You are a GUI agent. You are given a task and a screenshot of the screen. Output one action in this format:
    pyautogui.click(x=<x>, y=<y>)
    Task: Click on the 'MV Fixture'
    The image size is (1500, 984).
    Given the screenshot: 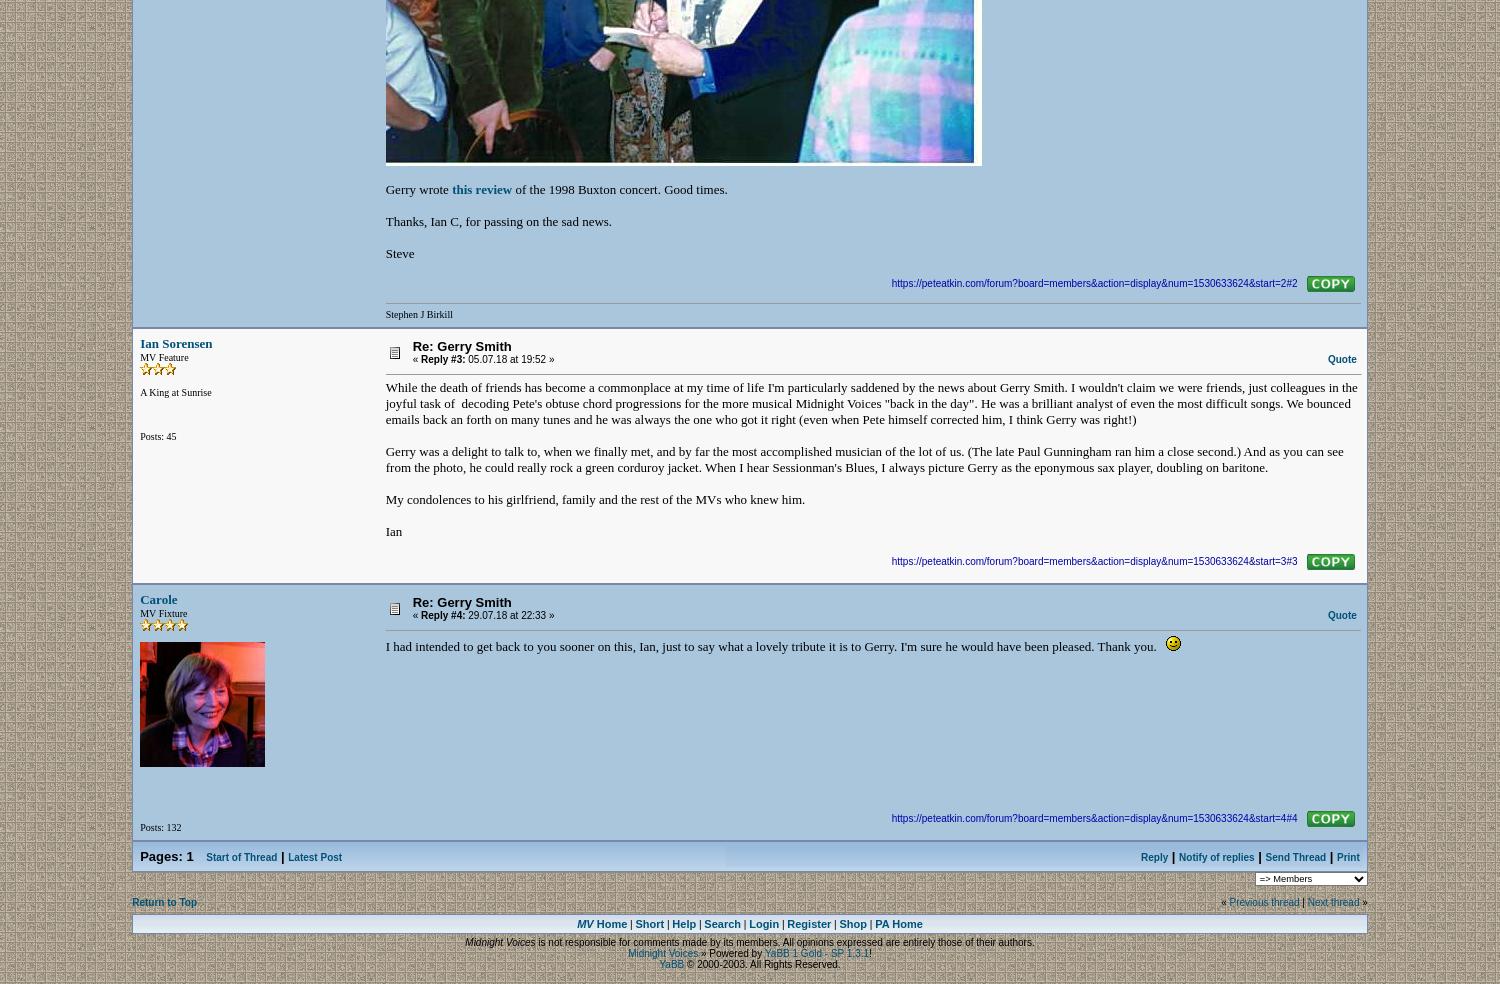 What is the action you would take?
    pyautogui.click(x=163, y=612)
    